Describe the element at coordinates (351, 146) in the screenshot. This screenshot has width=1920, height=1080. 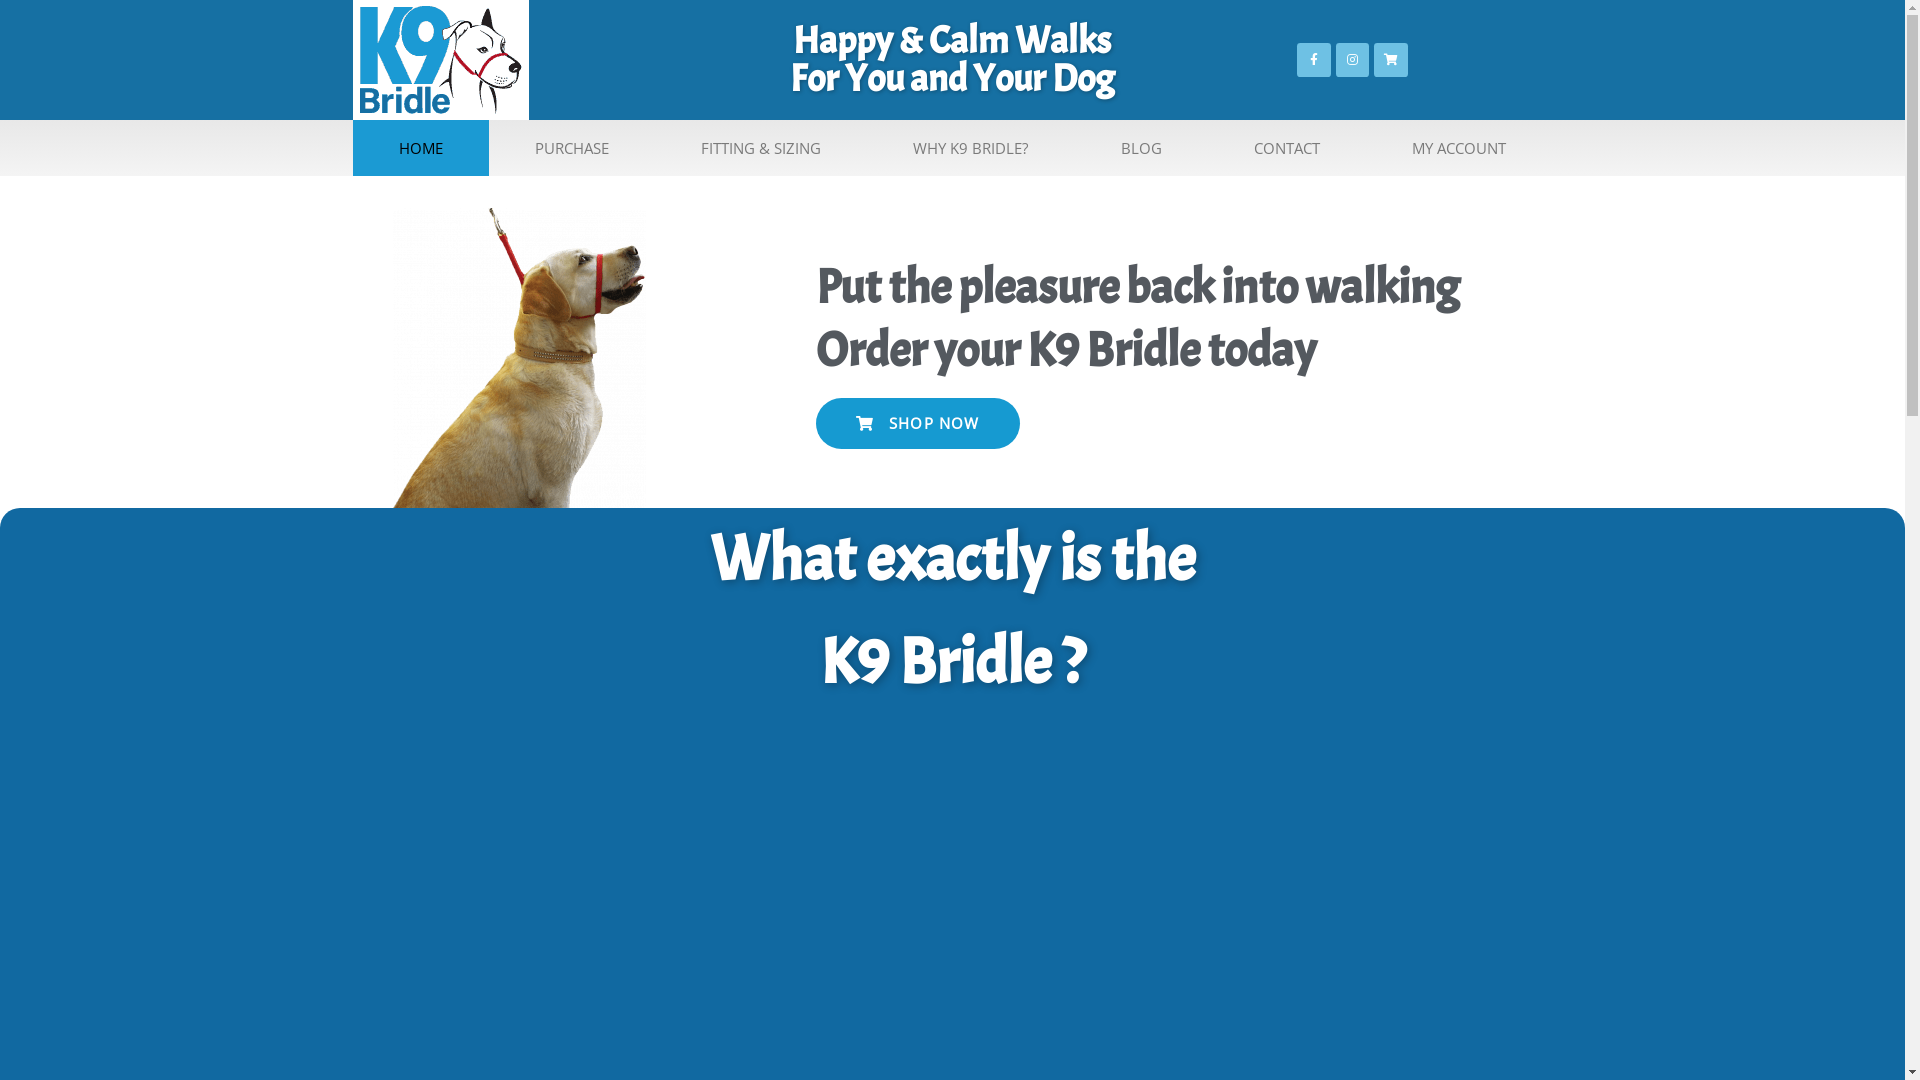
I see `'HOME'` at that location.